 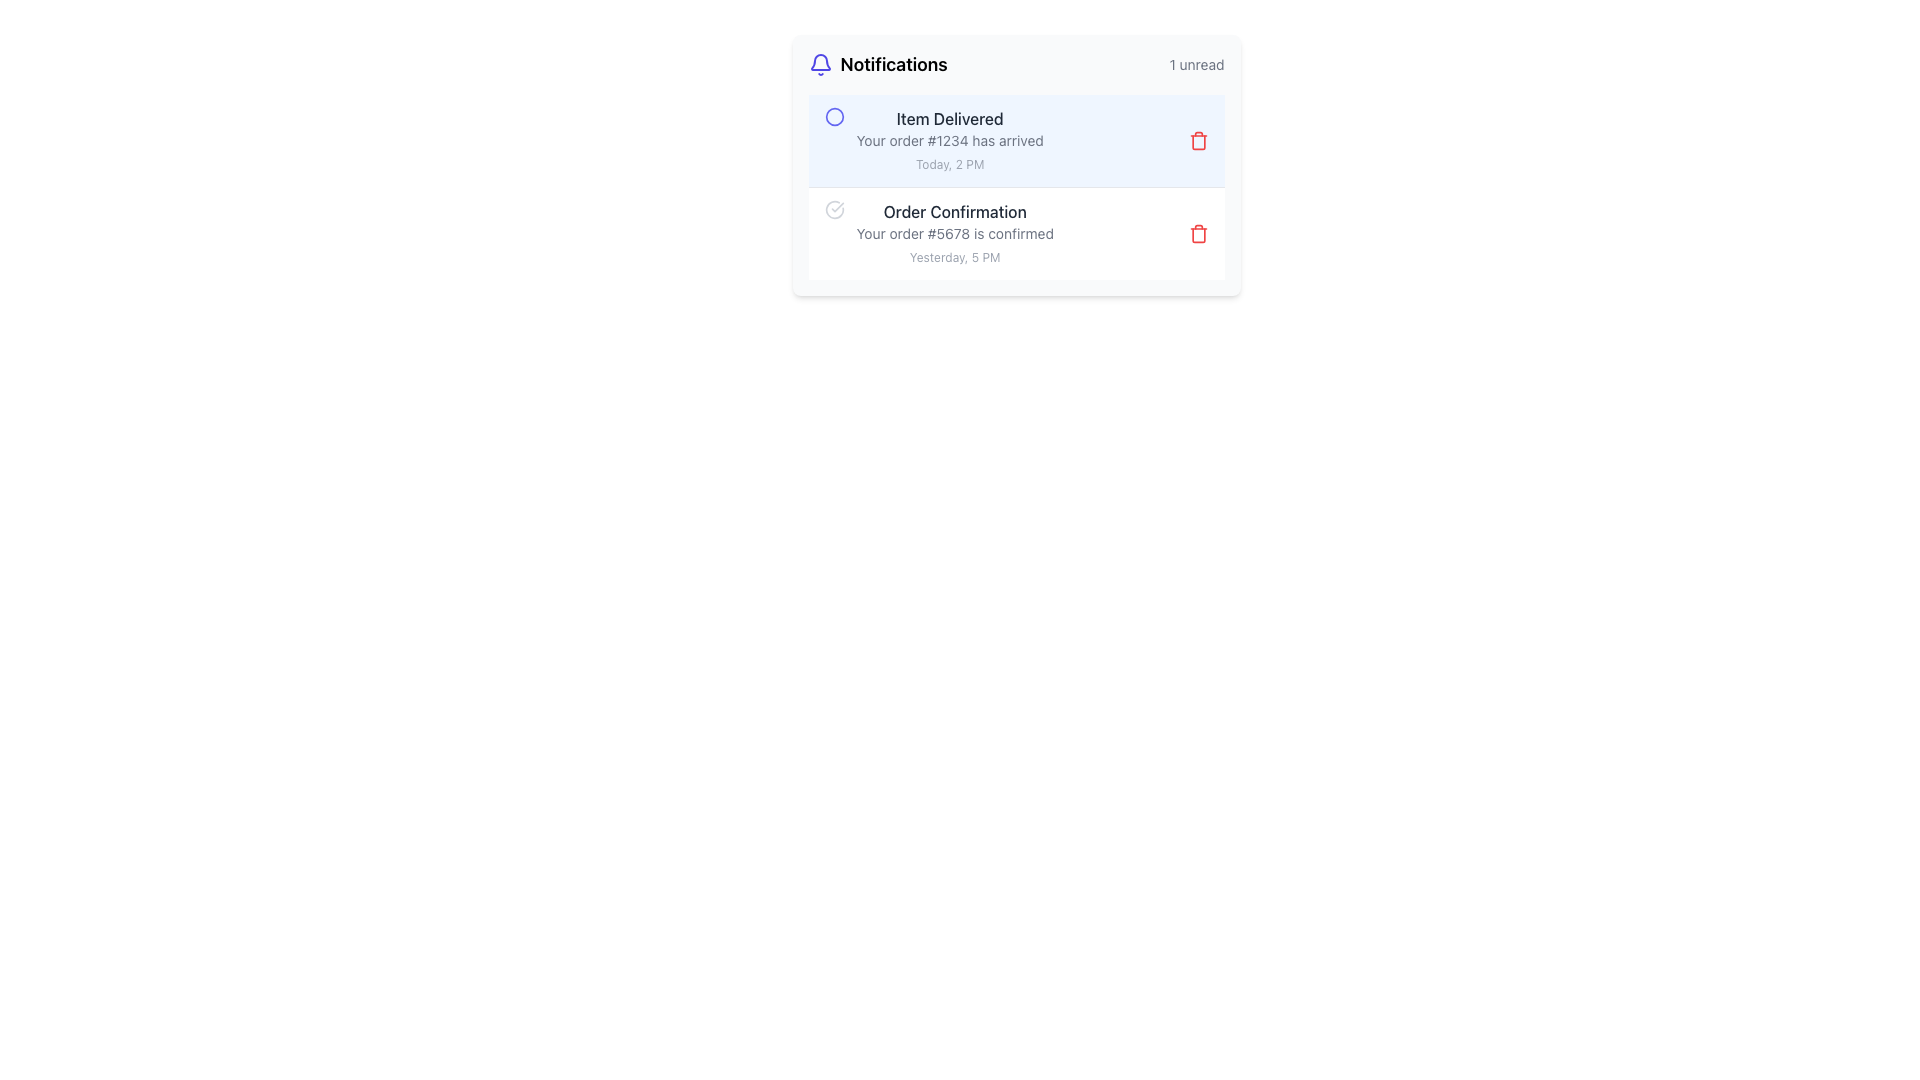 What do you see at coordinates (949, 140) in the screenshot?
I see `the Notification card that provides the delivery status for an order, located in the Notifications section above the Order Confirmation notification` at bounding box center [949, 140].